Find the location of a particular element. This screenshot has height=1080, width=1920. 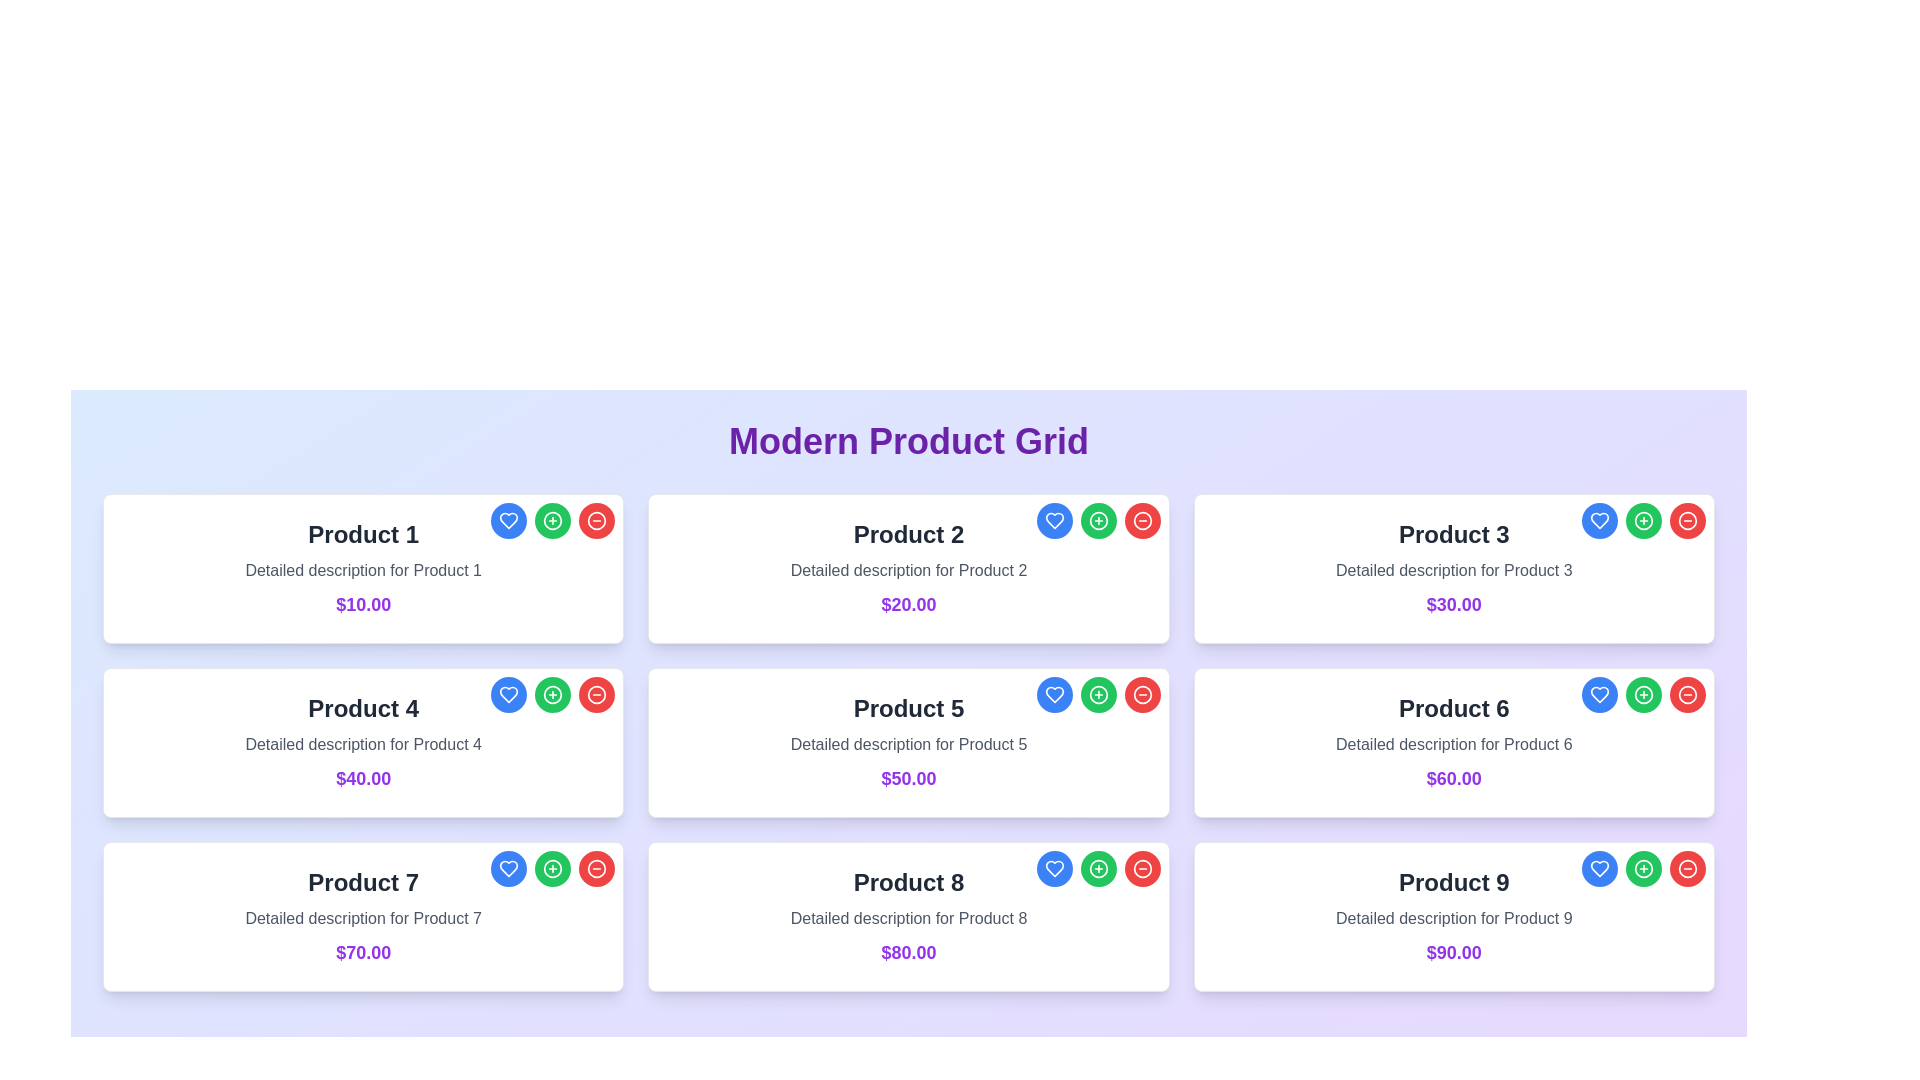

price value displayed in the bold purple font as '$60.00' located in the product card for 'Product 6' at the bottom underneath the product description is located at coordinates (1454, 778).